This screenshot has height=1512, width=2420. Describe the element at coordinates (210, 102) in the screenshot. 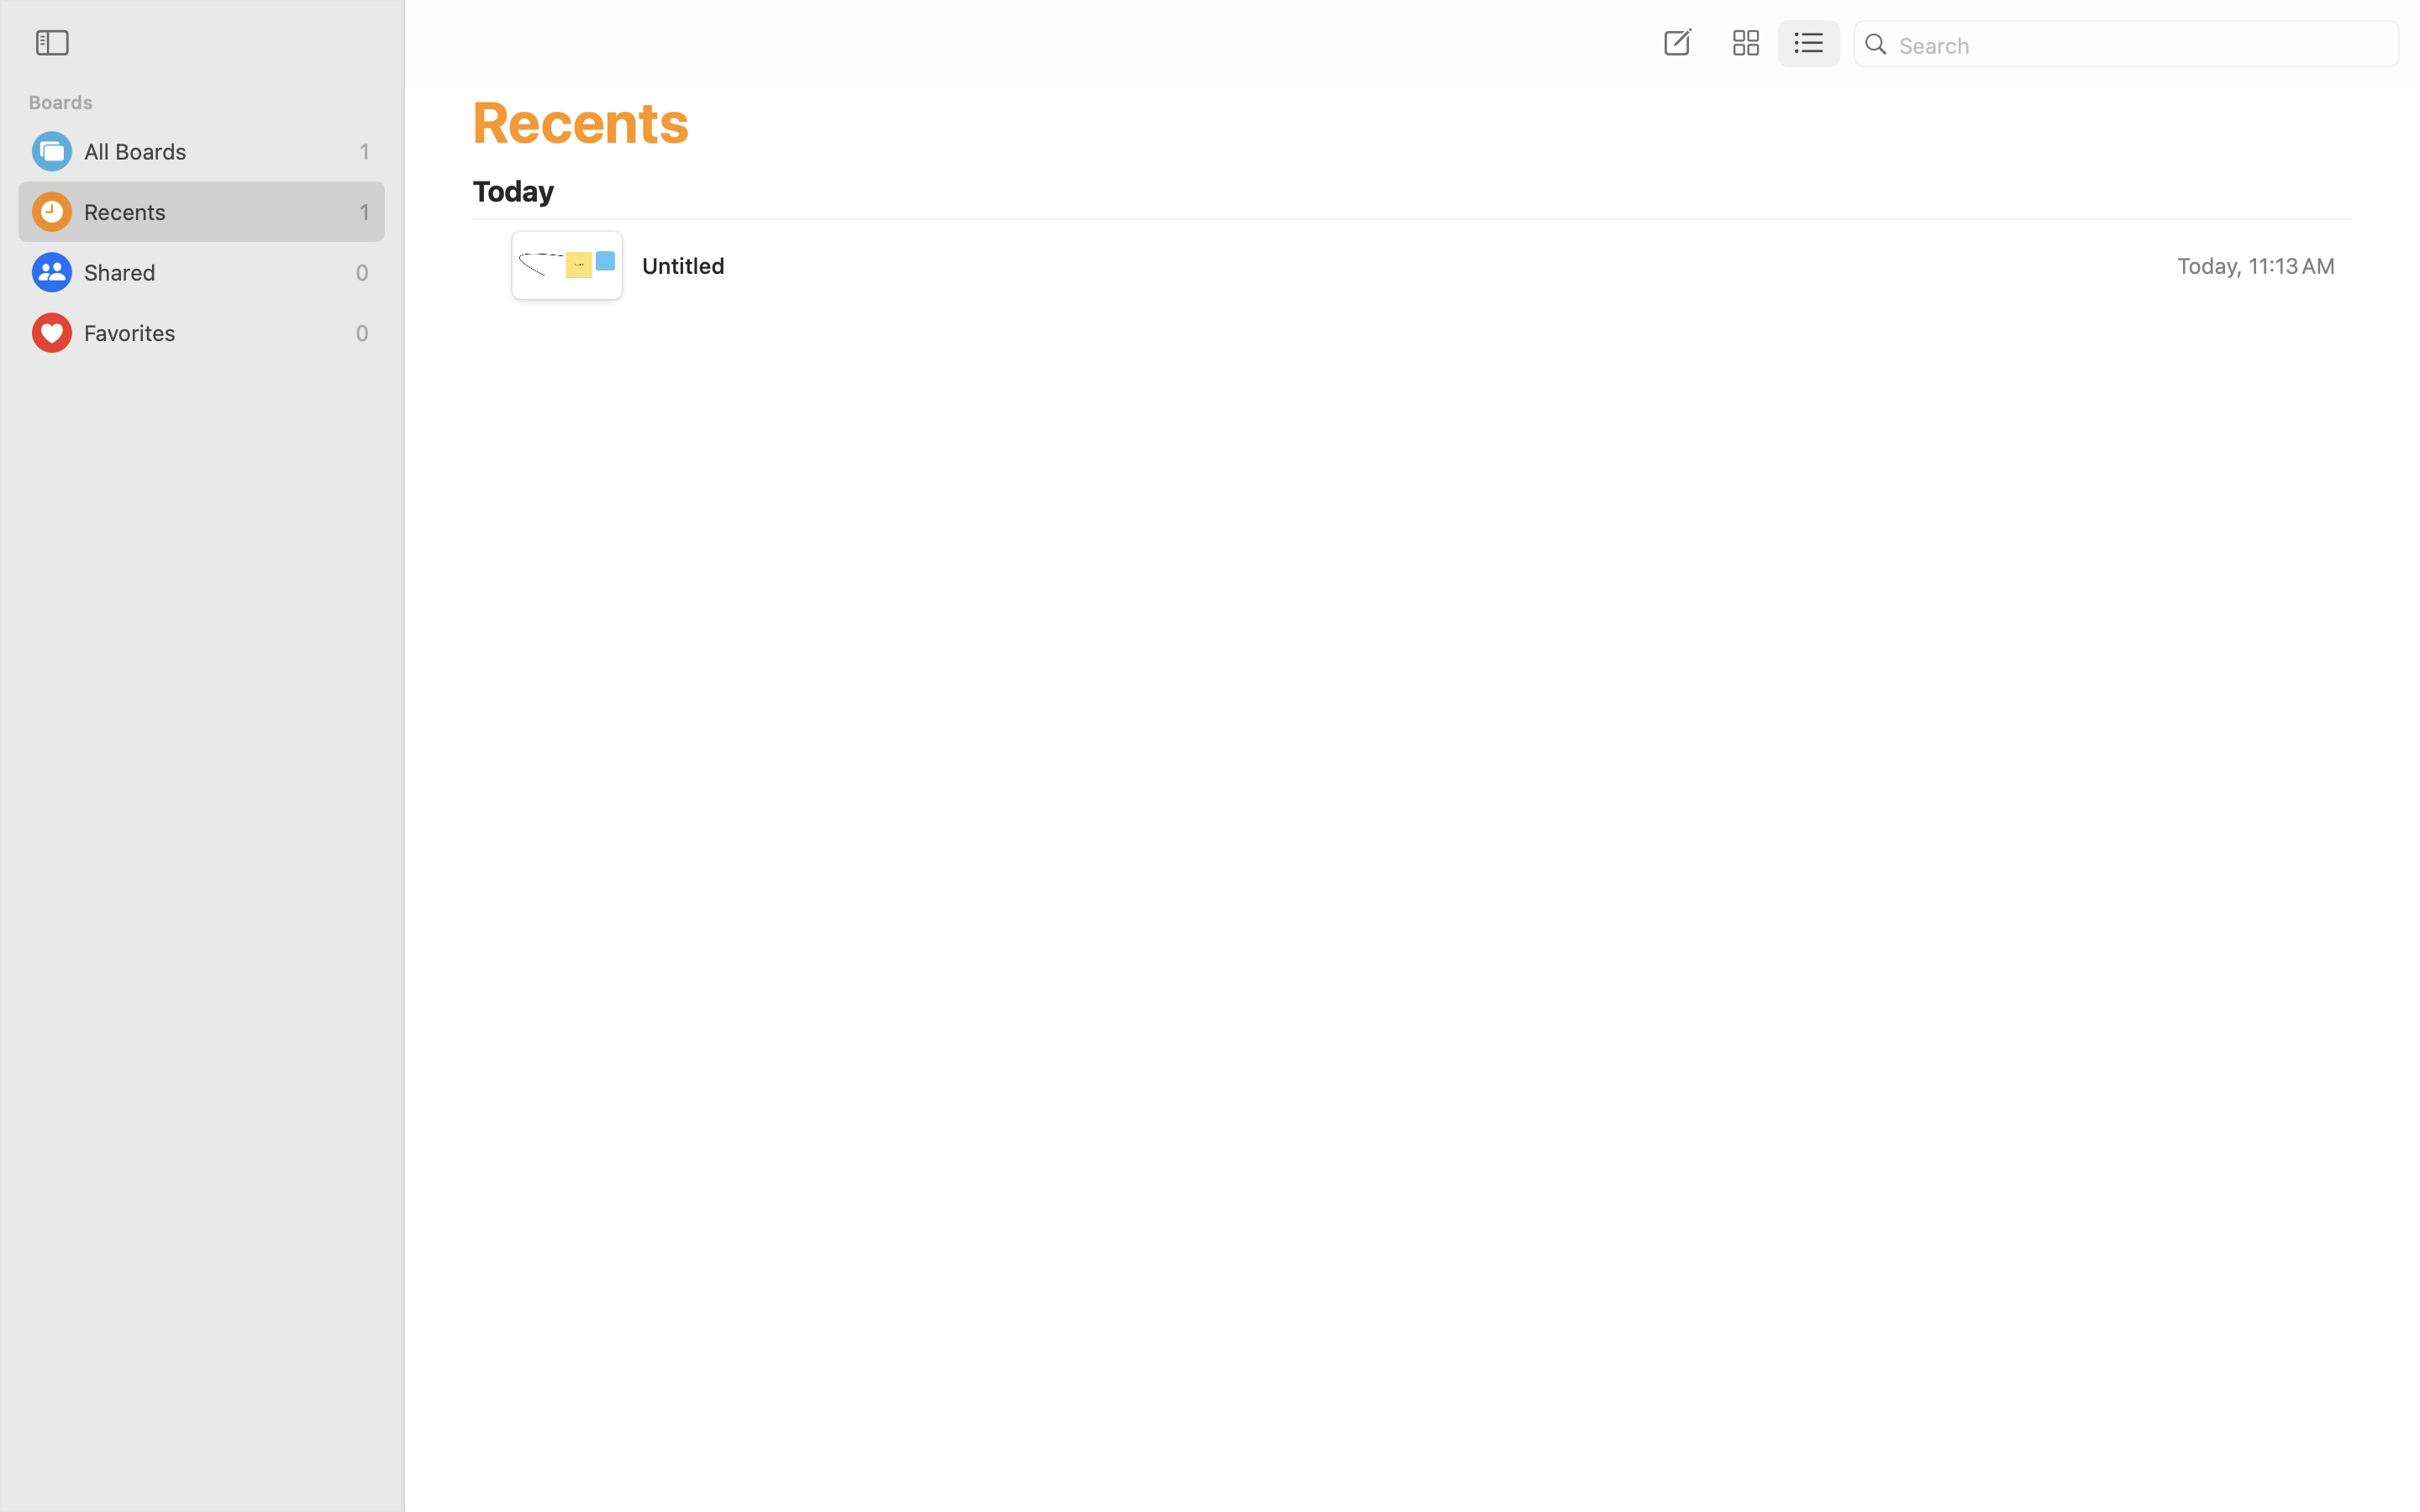

I see `'Boards'` at that location.